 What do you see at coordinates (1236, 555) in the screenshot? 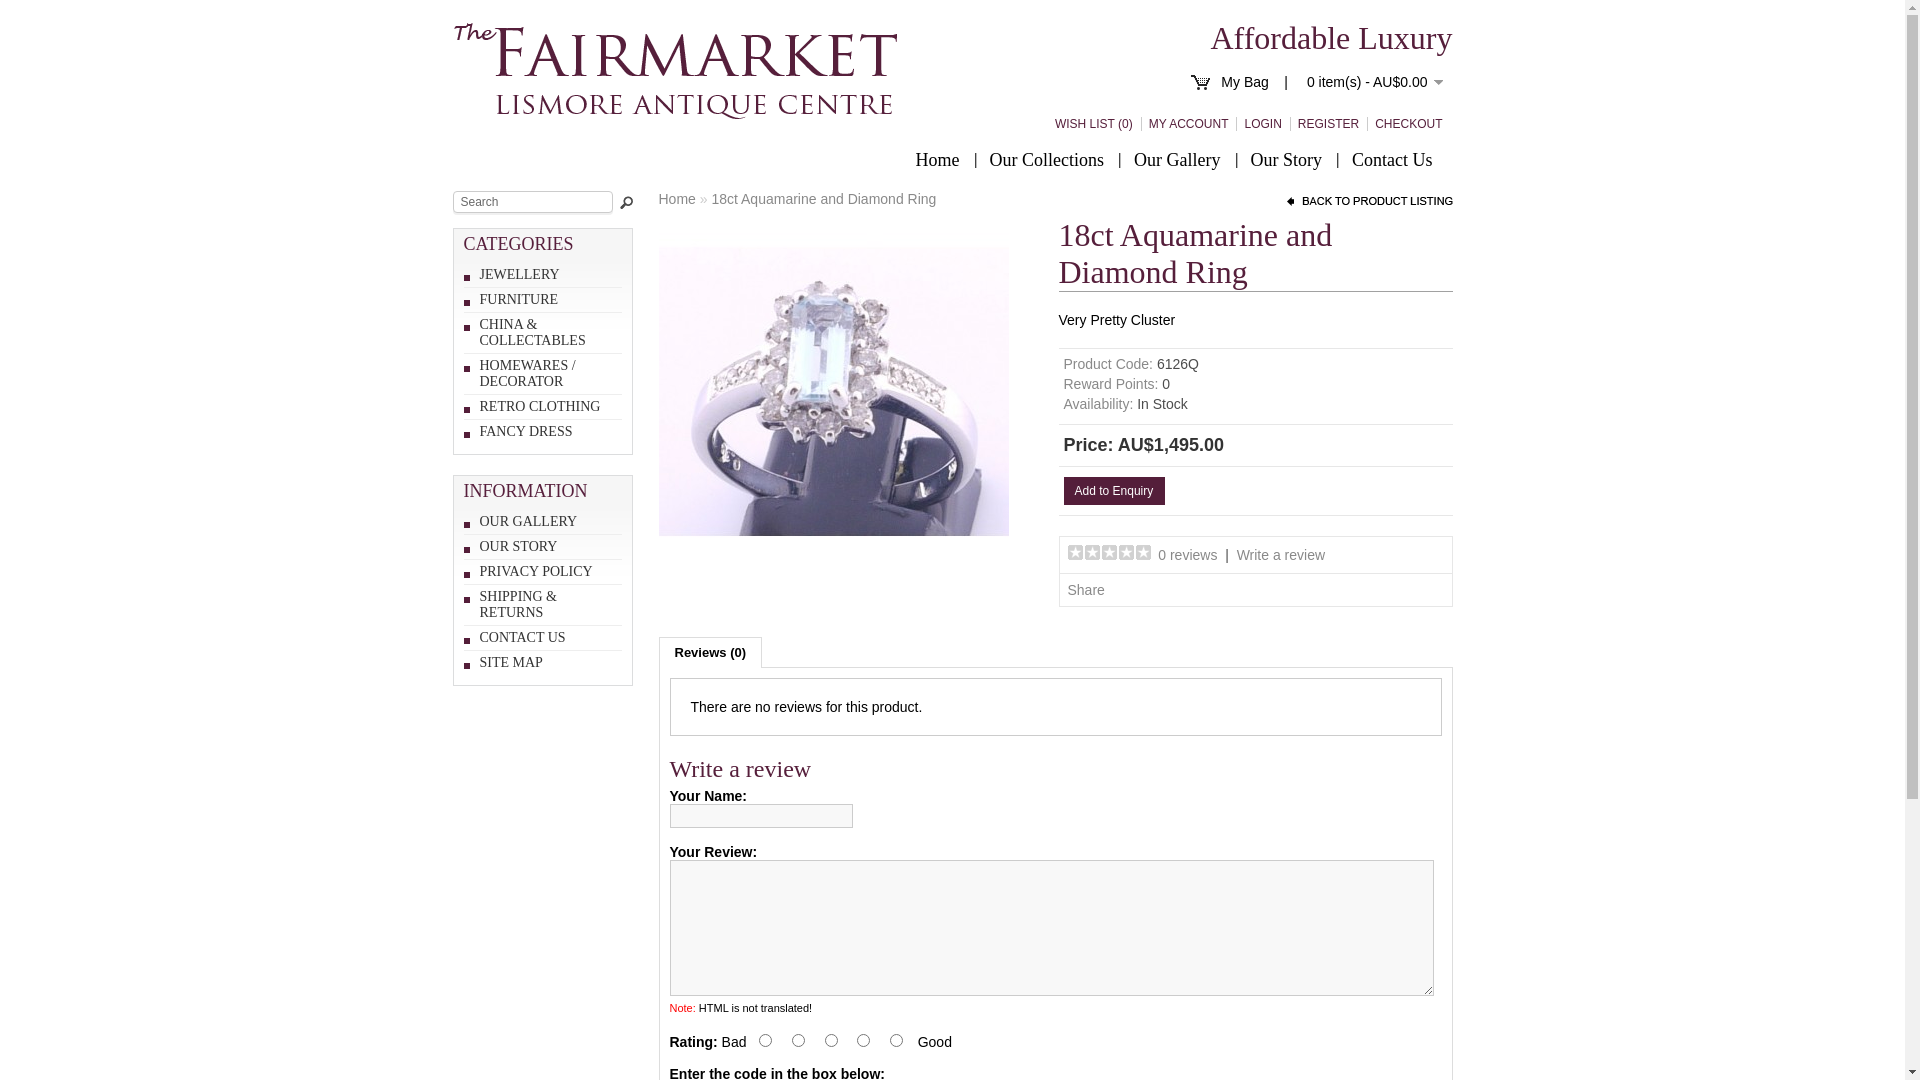
I see `'Write a review'` at bounding box center [1236, 555].